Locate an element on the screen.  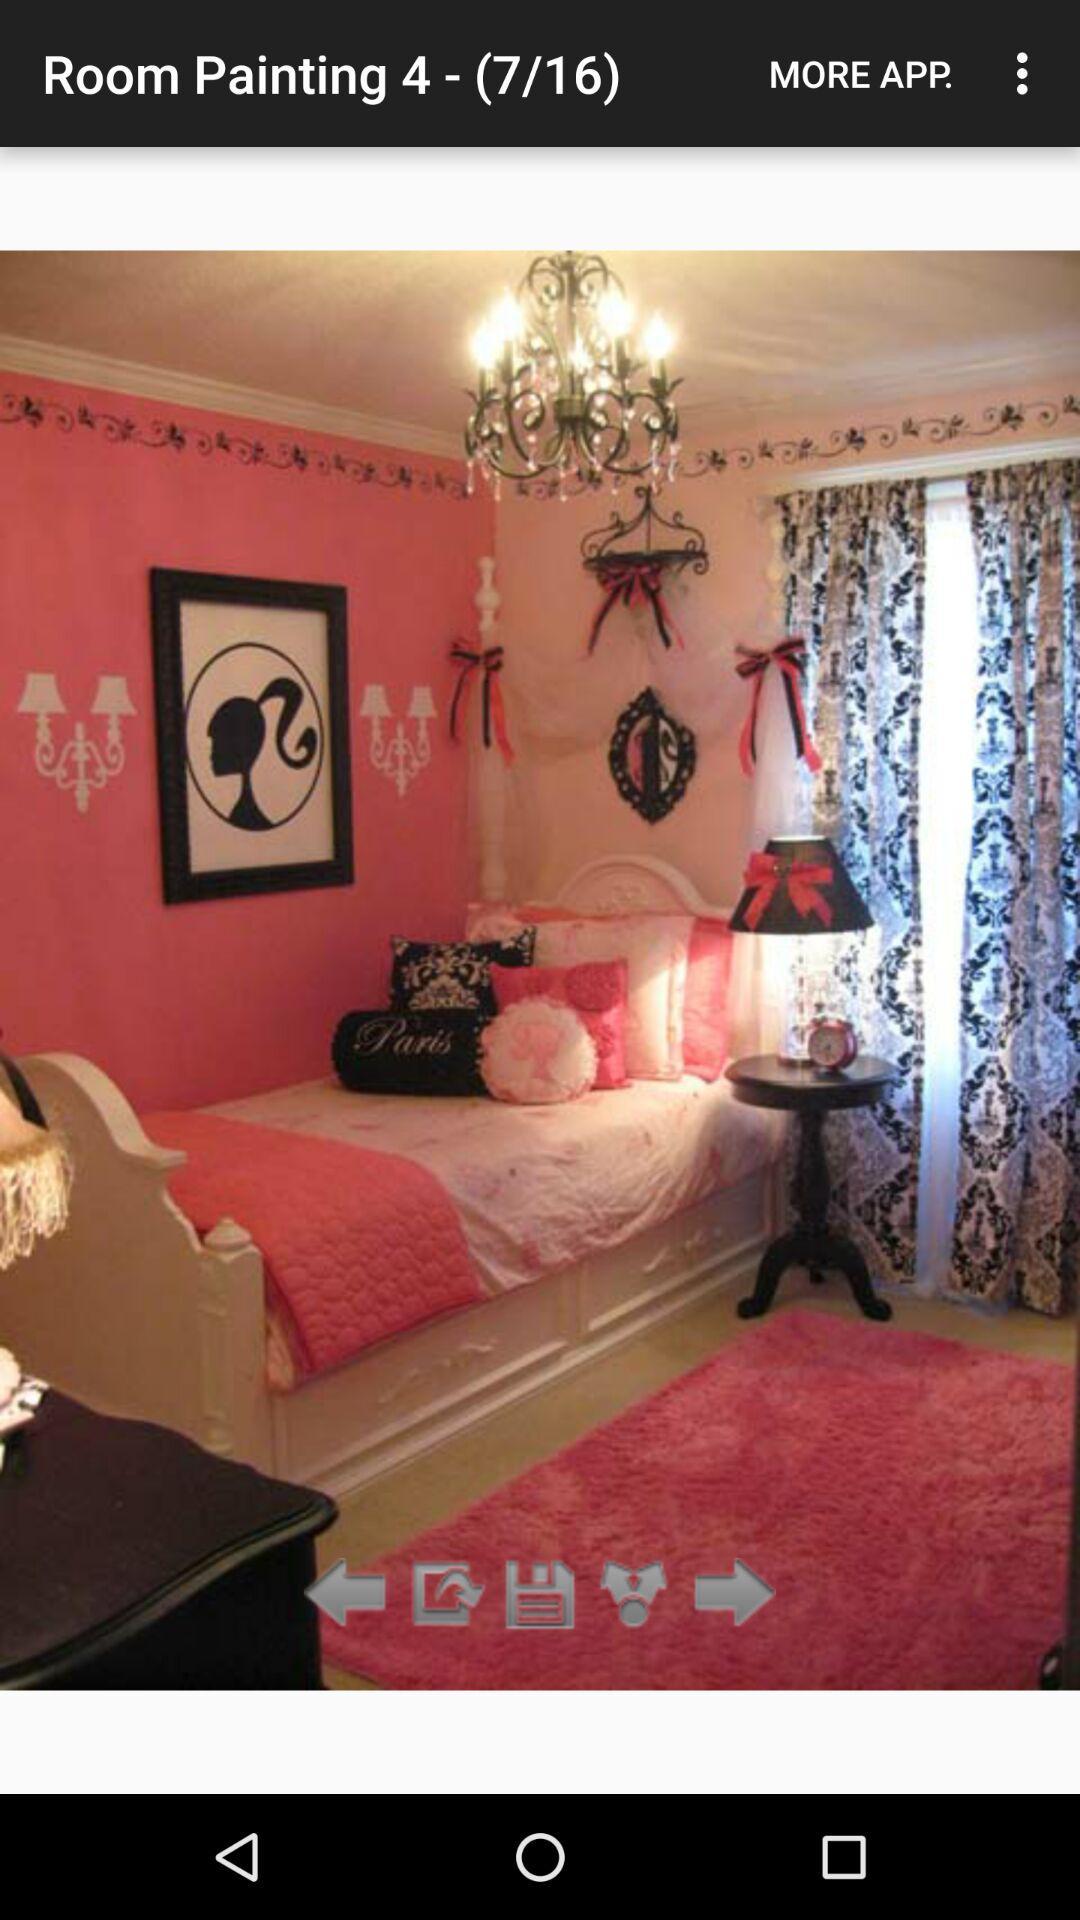
app below room painting 4 icon is located at coordinates (634, 1593).